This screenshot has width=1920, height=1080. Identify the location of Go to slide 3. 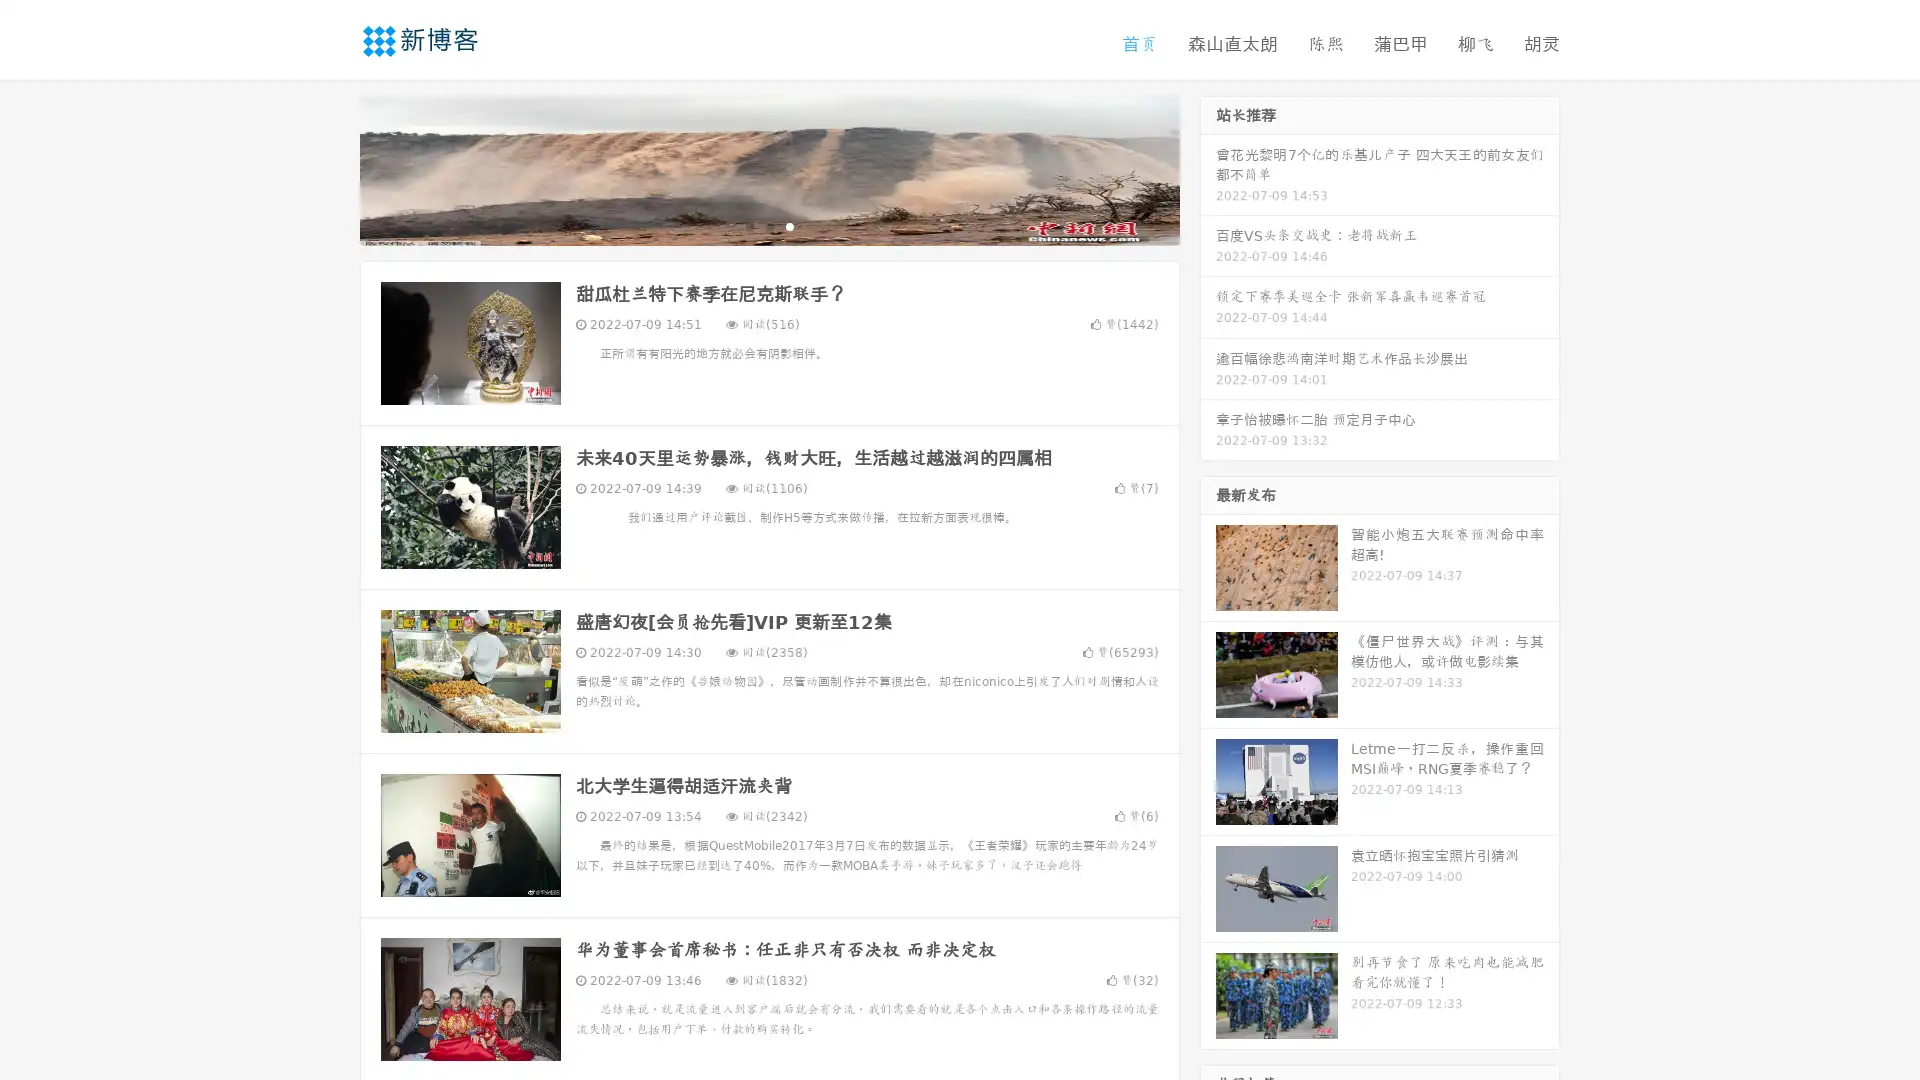
(789, 225).